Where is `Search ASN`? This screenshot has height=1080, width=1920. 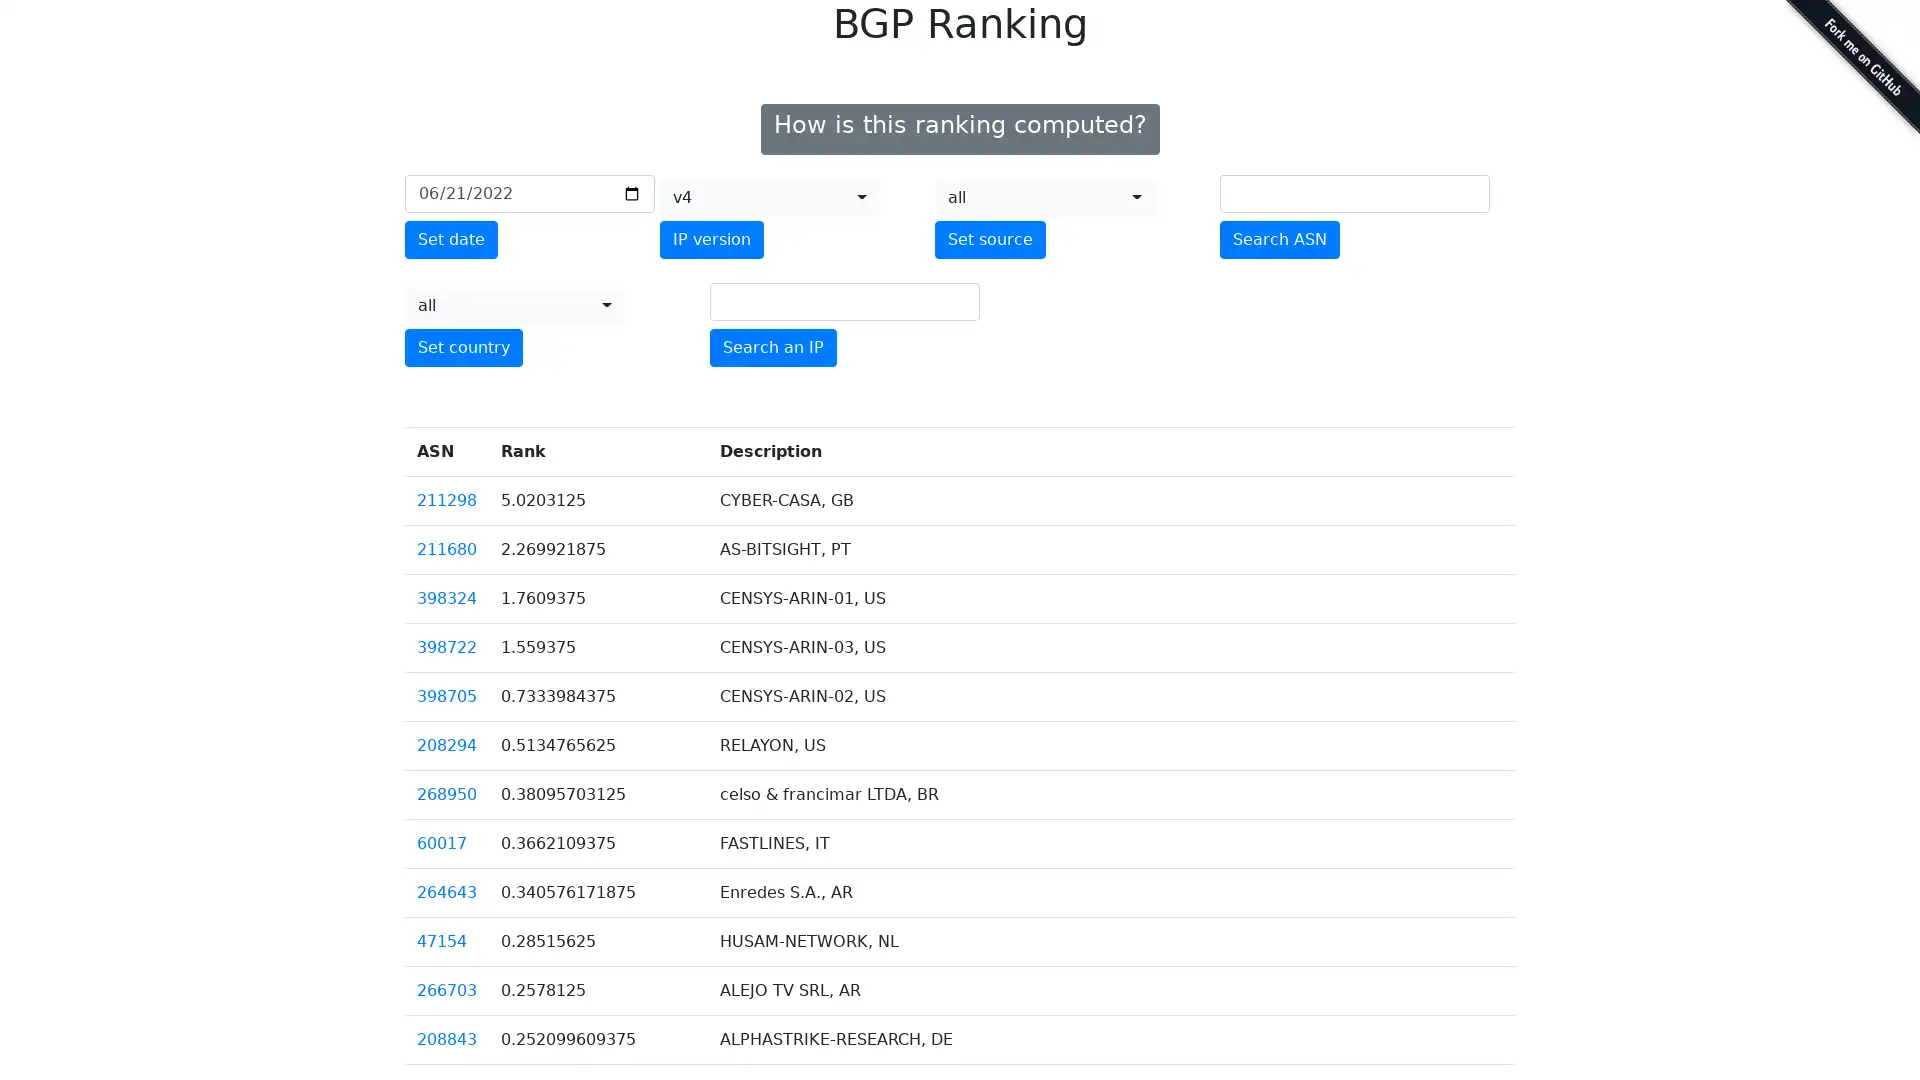
Search ASN is located at coordinates (1280, 238).